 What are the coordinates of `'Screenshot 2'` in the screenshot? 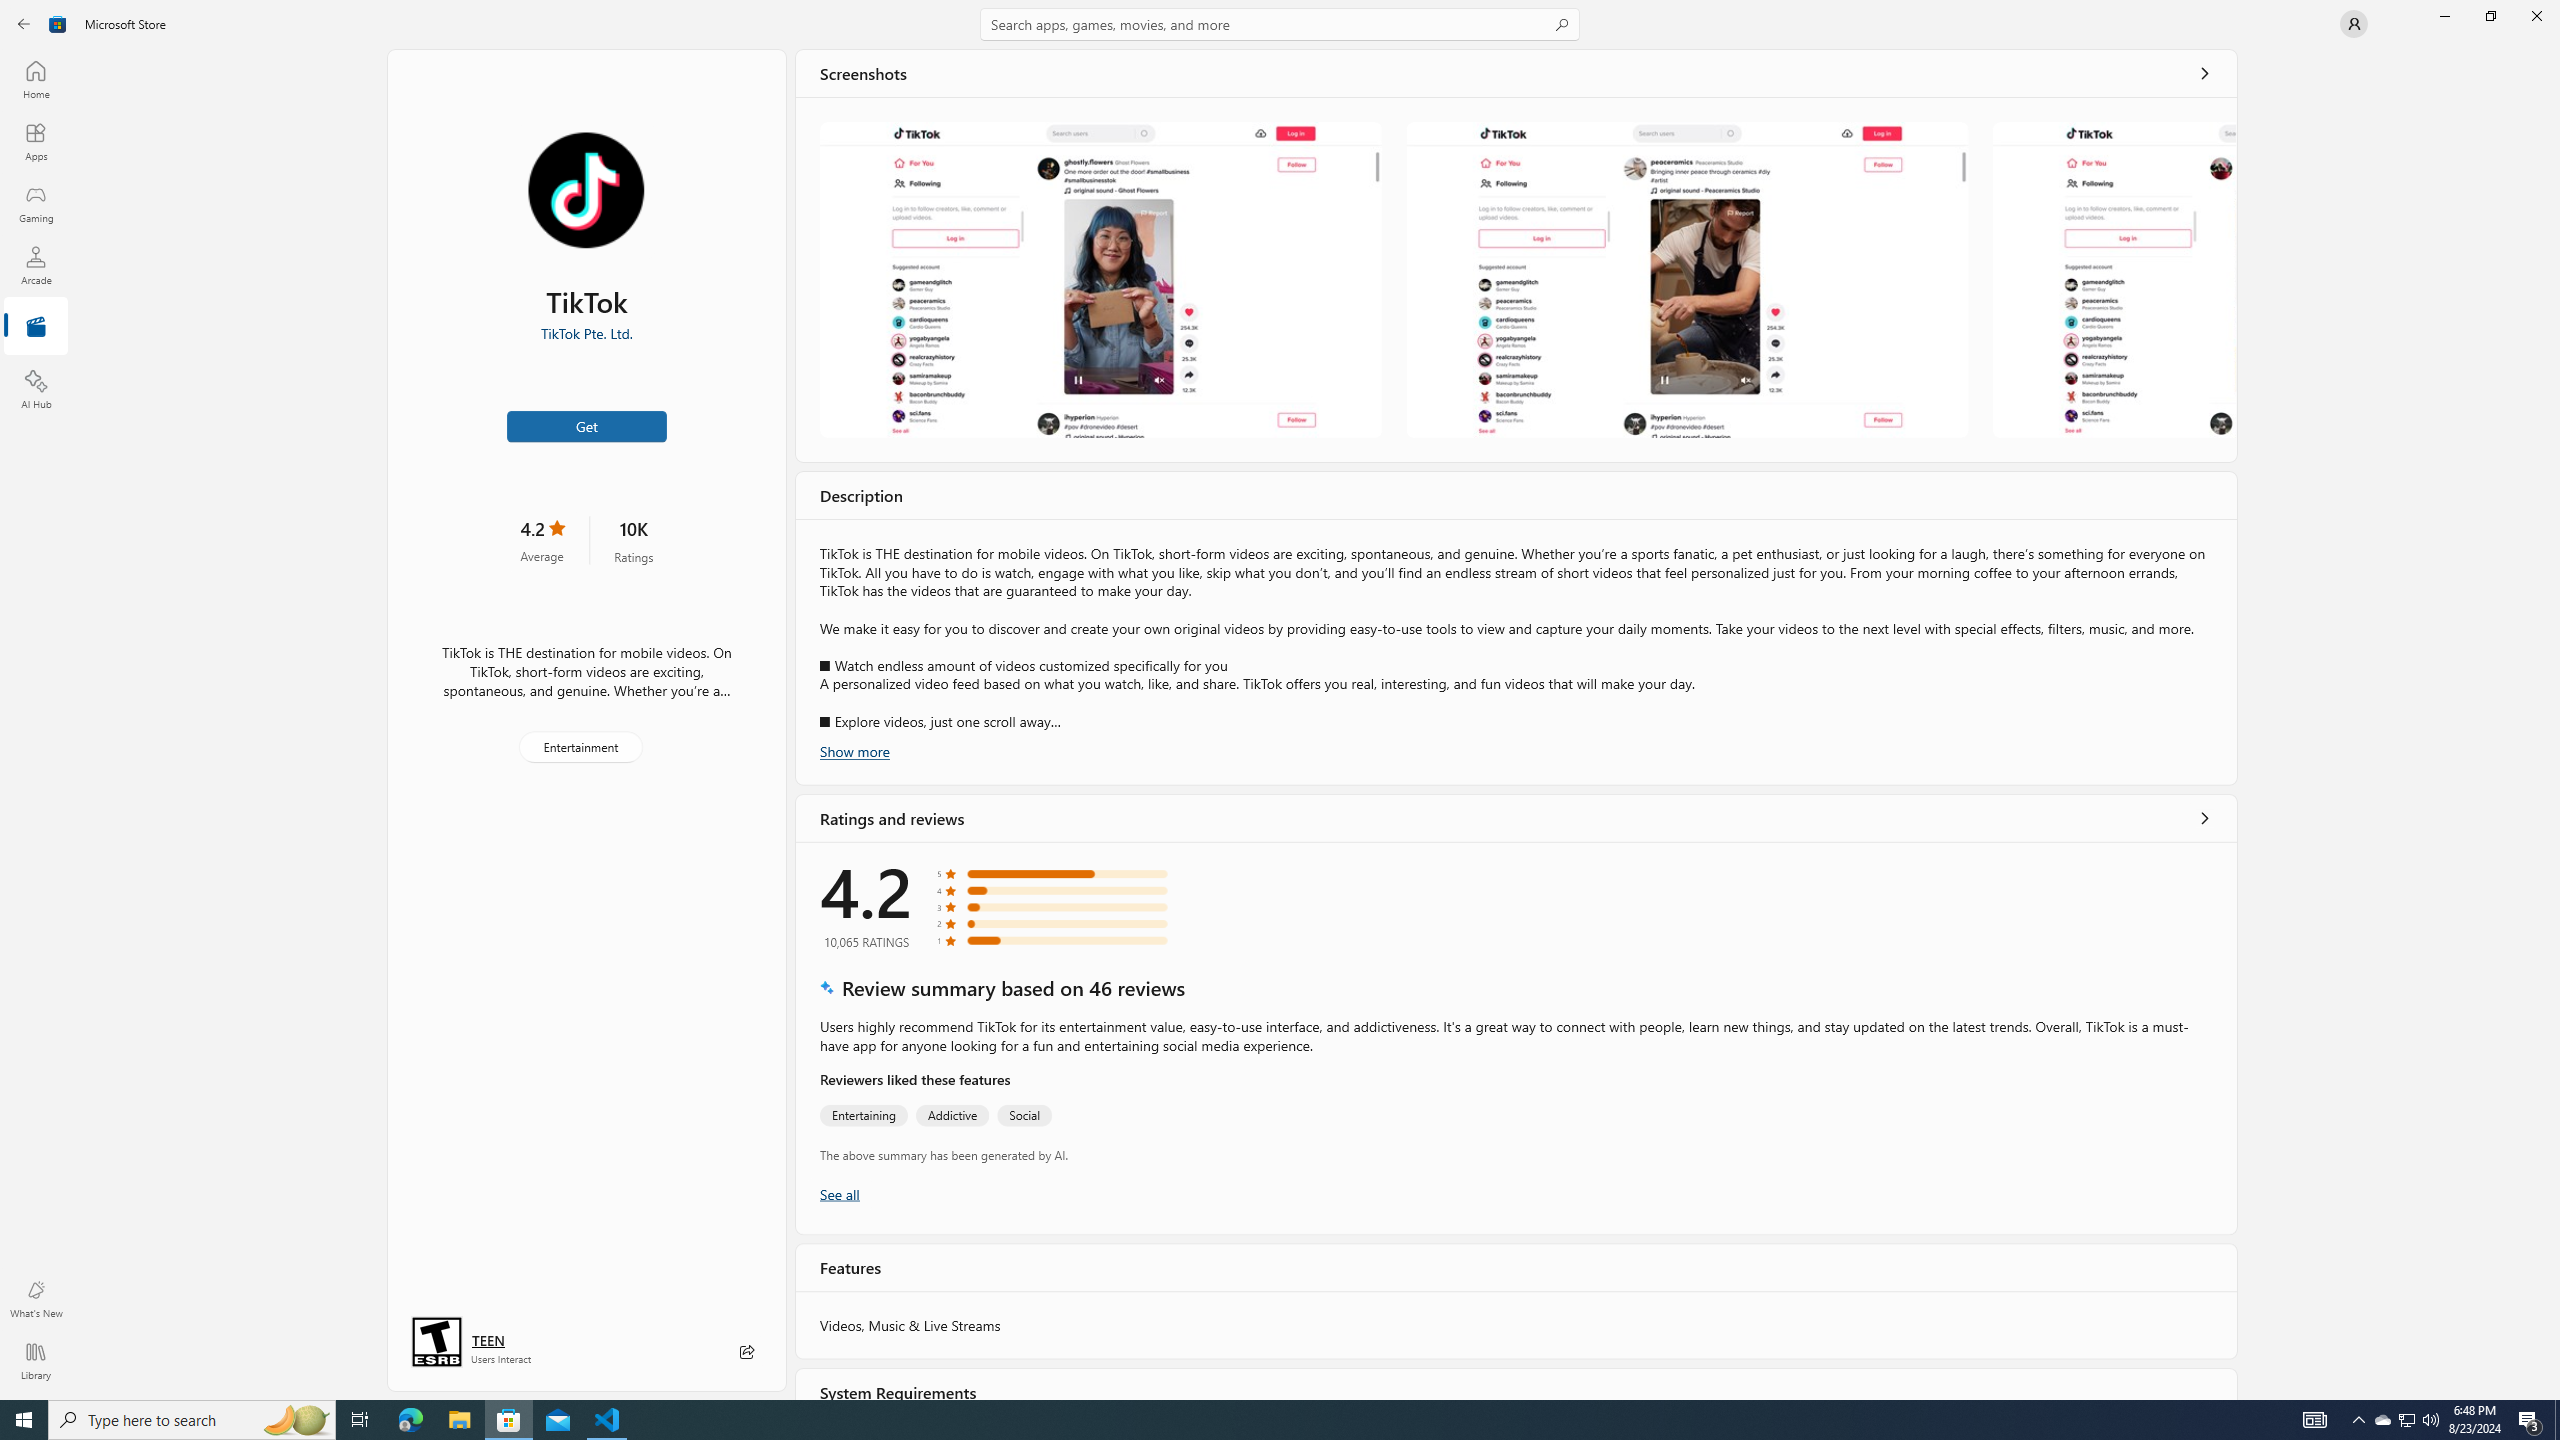 It's located at (1687, 279).